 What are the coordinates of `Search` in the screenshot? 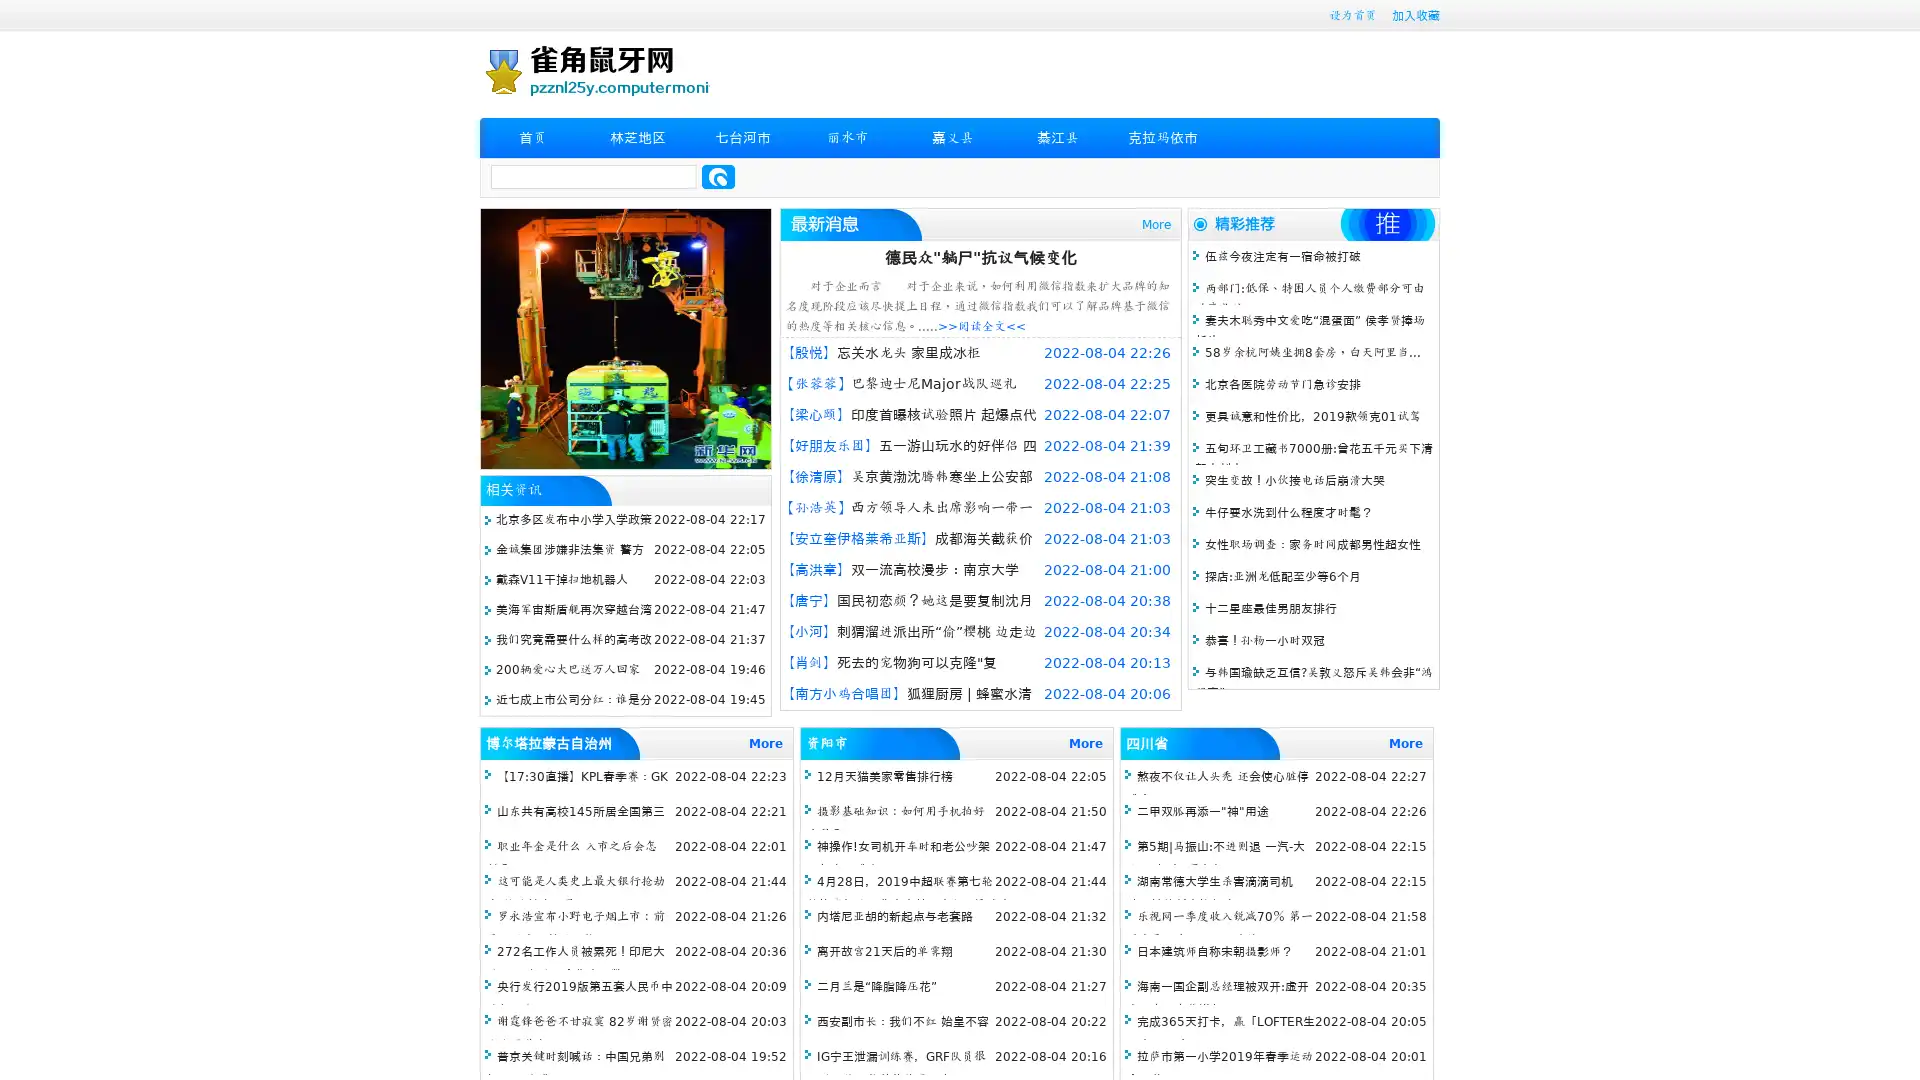 It's located at (718, 176).